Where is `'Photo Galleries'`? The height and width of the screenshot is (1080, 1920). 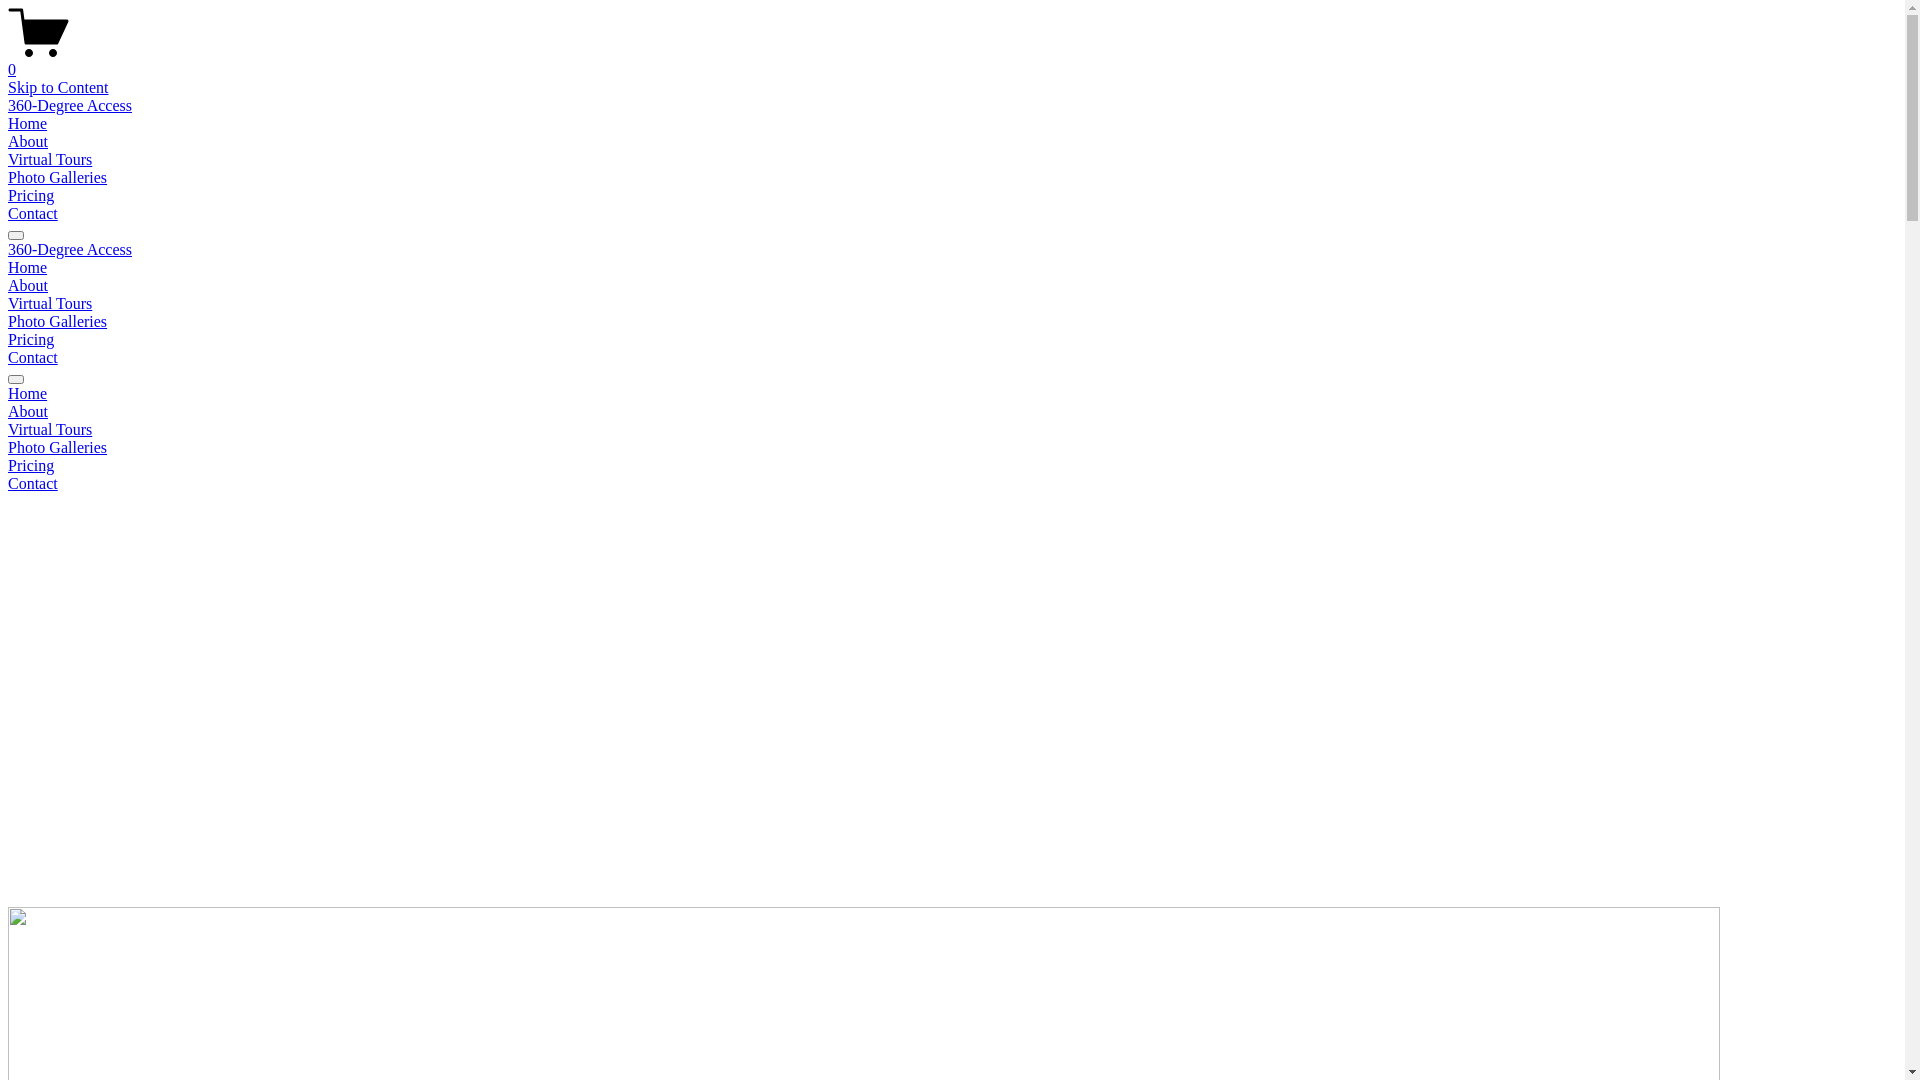 'Photo Galleries' is located at coordinates (57, 176).